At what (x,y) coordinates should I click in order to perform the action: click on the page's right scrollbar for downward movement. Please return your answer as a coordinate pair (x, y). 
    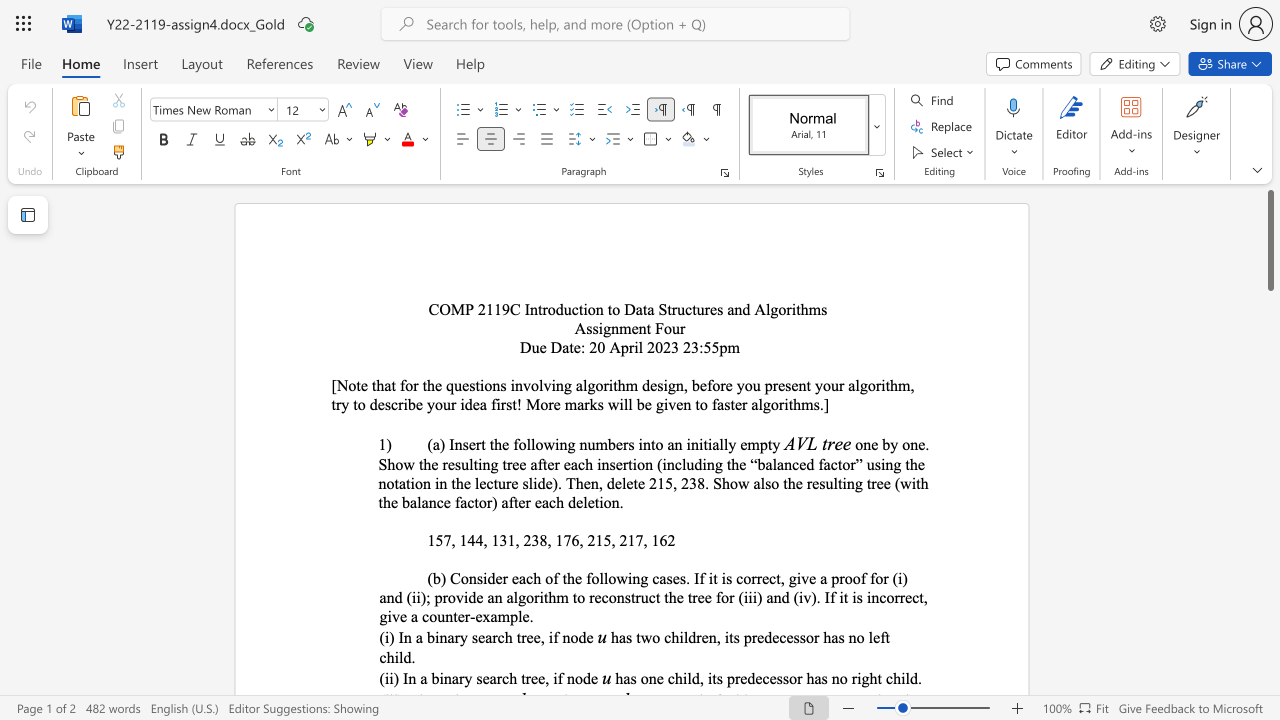
    Looking at the image, I should click on (1269, 338).